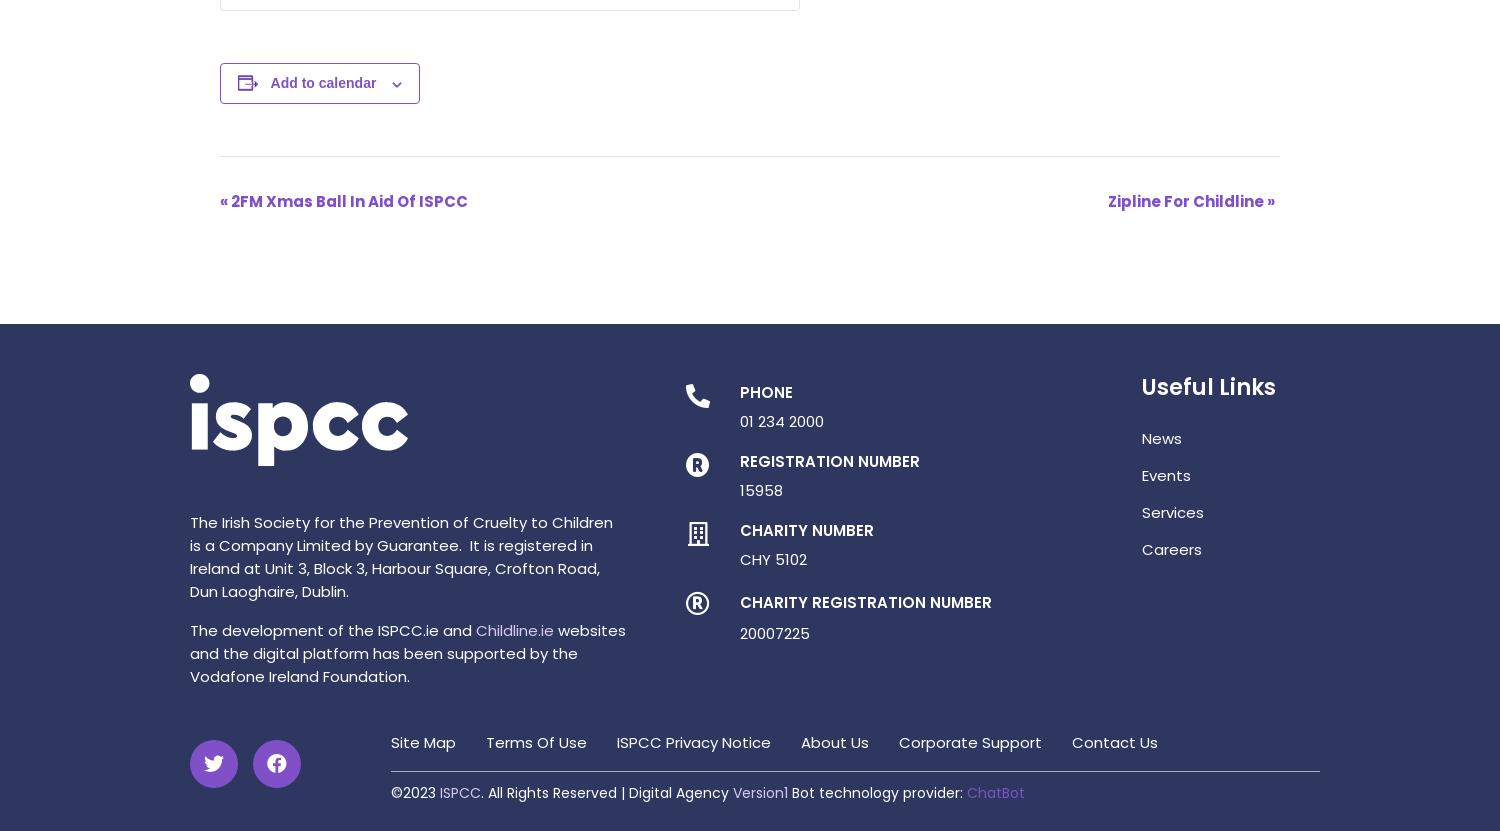 This screenshot has width=1500, height=831. Describe the element at coordinates (227, 201) in the screenshot. I see `'2FM Xmas Ball In Aid Of ISPCC'` at that location.